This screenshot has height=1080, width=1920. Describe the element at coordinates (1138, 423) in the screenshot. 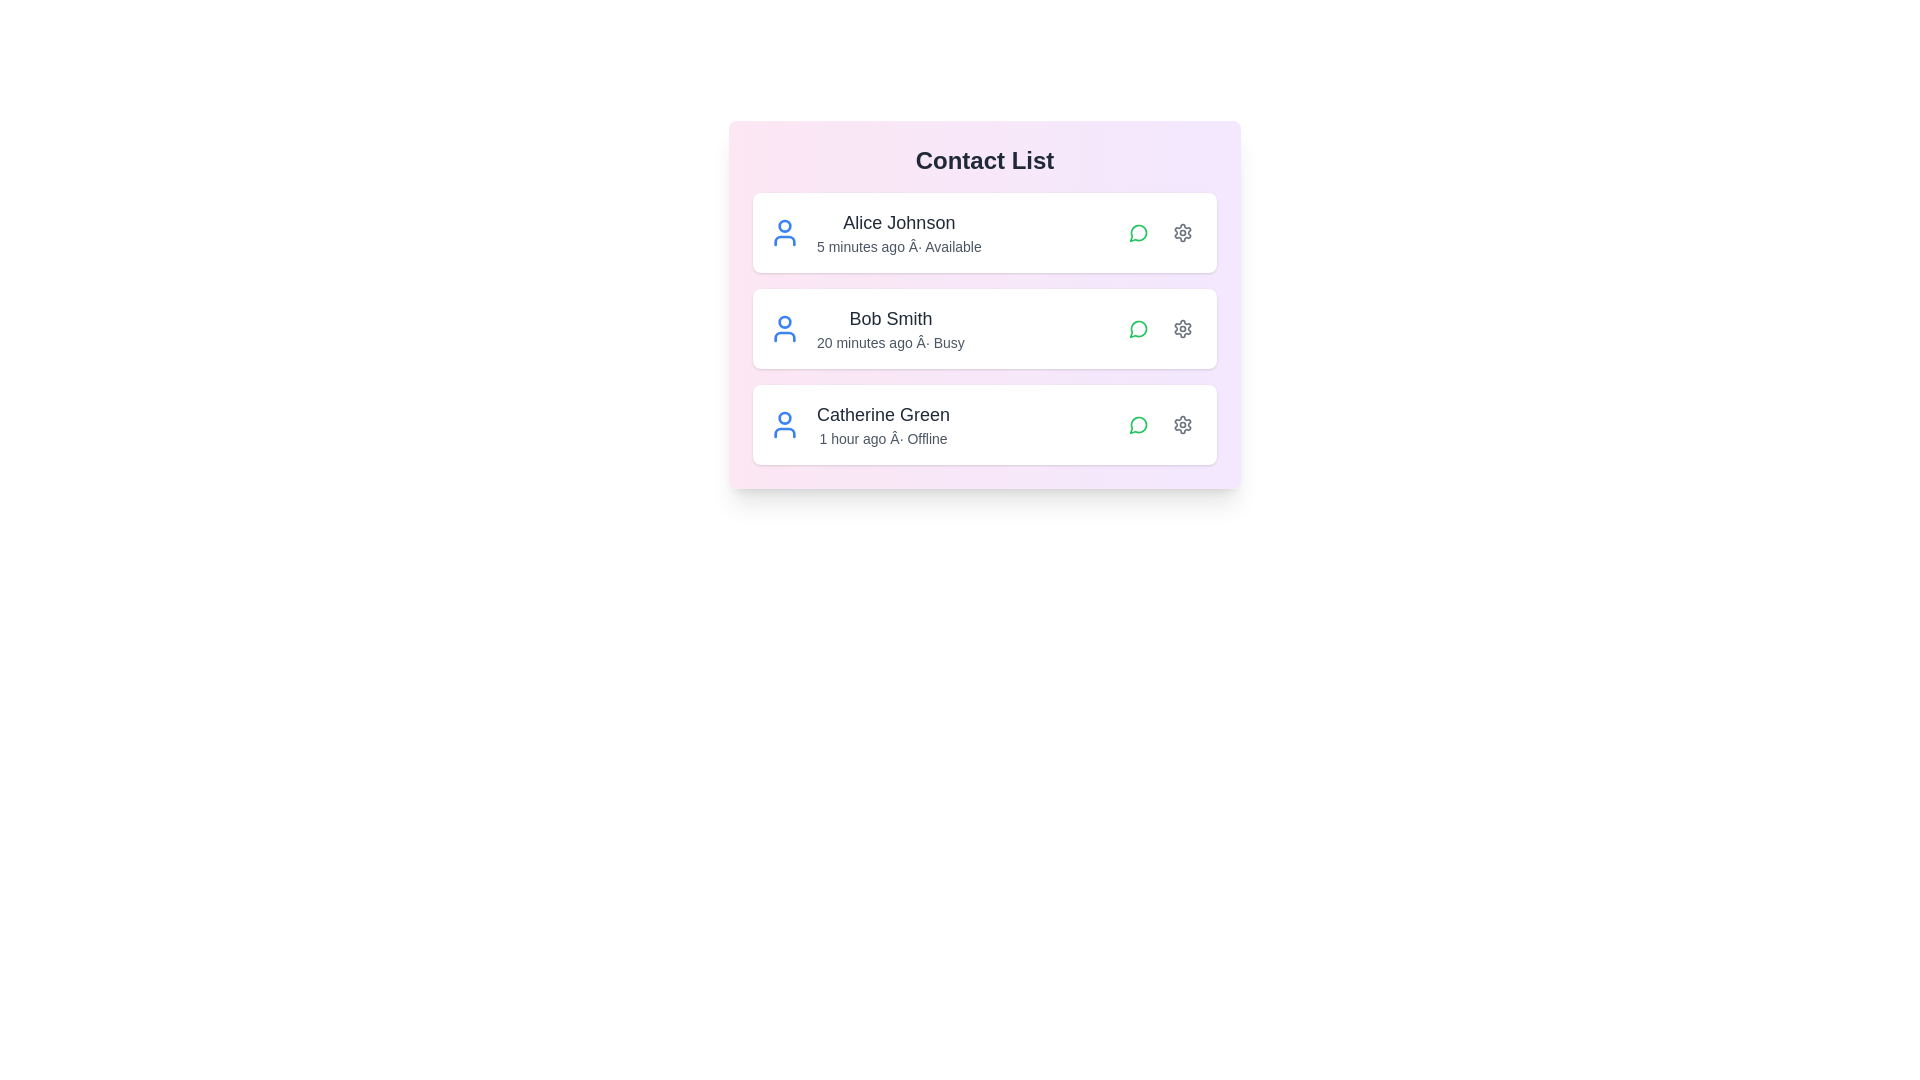

I see `chat icon next to the contact Catherine Green to initiate a chat` at that location.